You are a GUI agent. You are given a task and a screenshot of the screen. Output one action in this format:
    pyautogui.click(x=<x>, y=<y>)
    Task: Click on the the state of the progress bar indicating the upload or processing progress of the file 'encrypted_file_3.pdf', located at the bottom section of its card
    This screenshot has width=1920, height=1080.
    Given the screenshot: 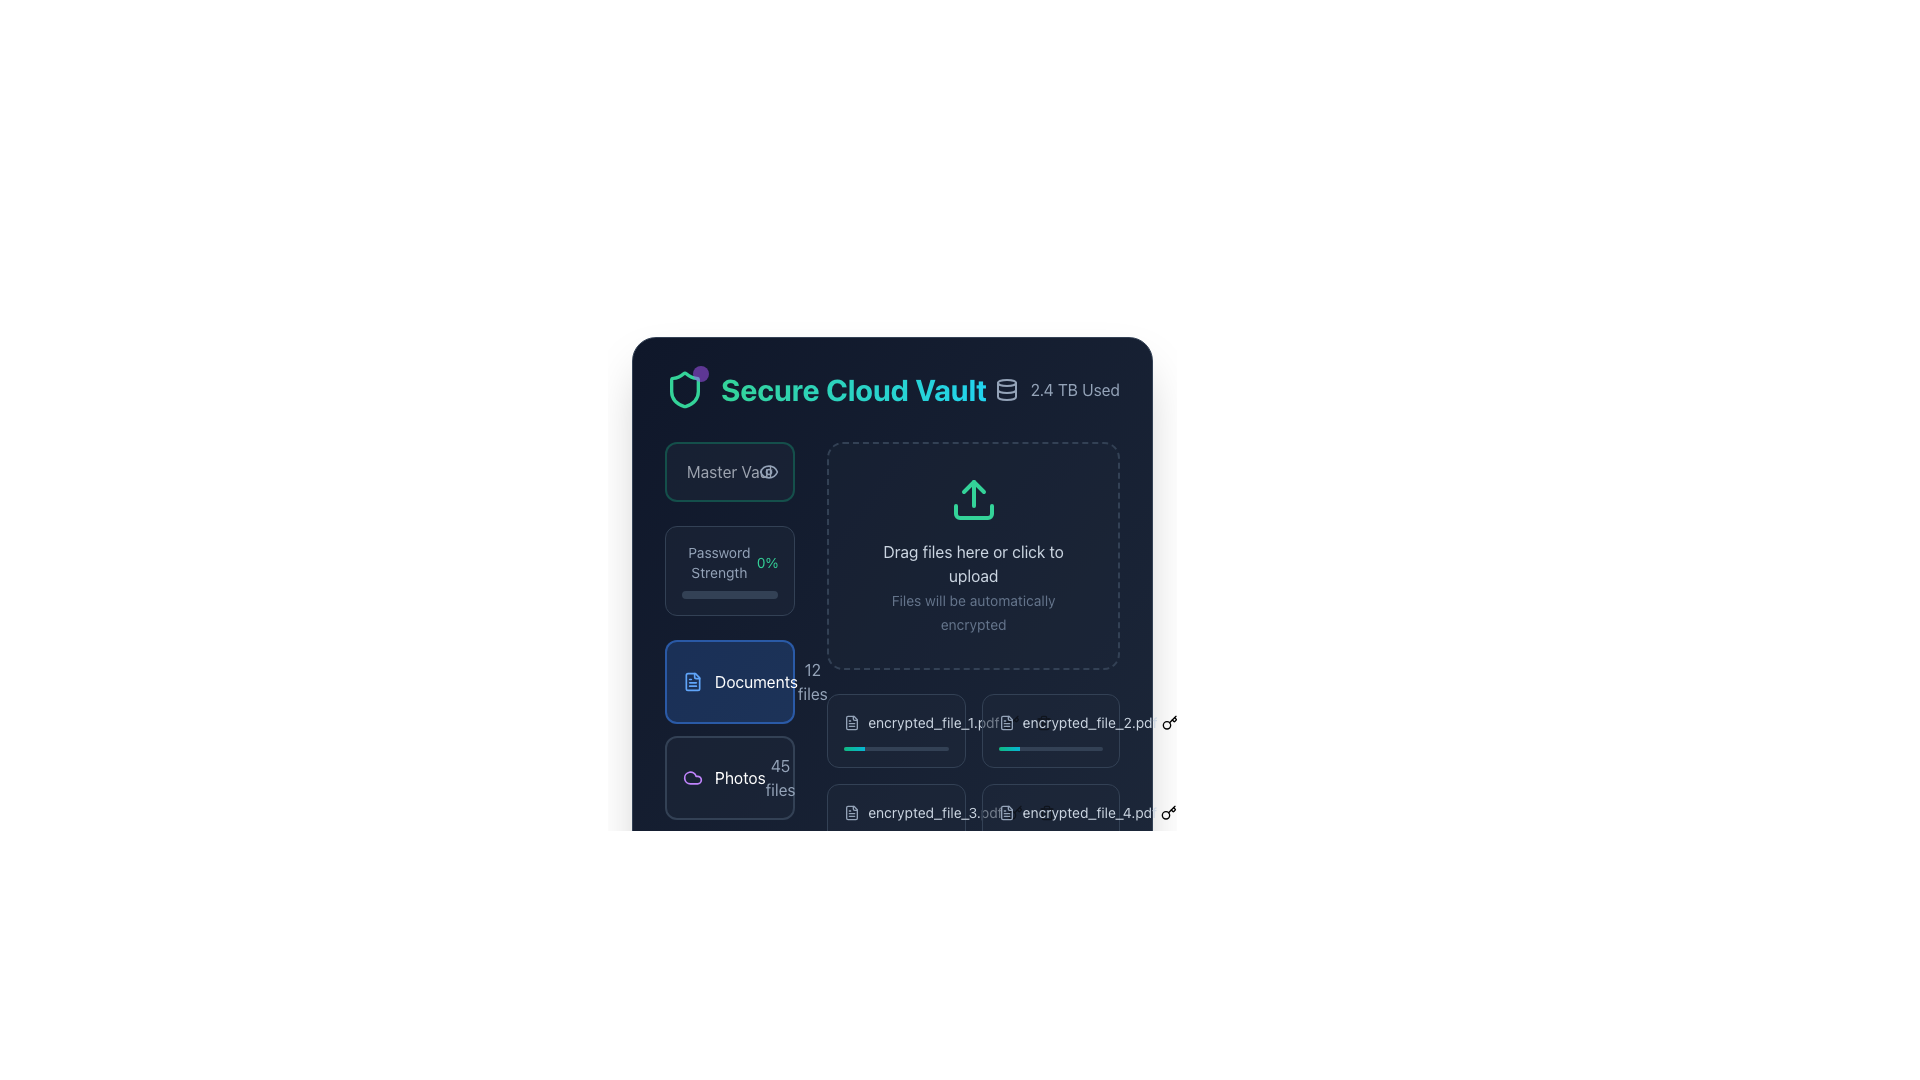 What is the action you would take?
    pyautogui.click(x=895, y=839)
    